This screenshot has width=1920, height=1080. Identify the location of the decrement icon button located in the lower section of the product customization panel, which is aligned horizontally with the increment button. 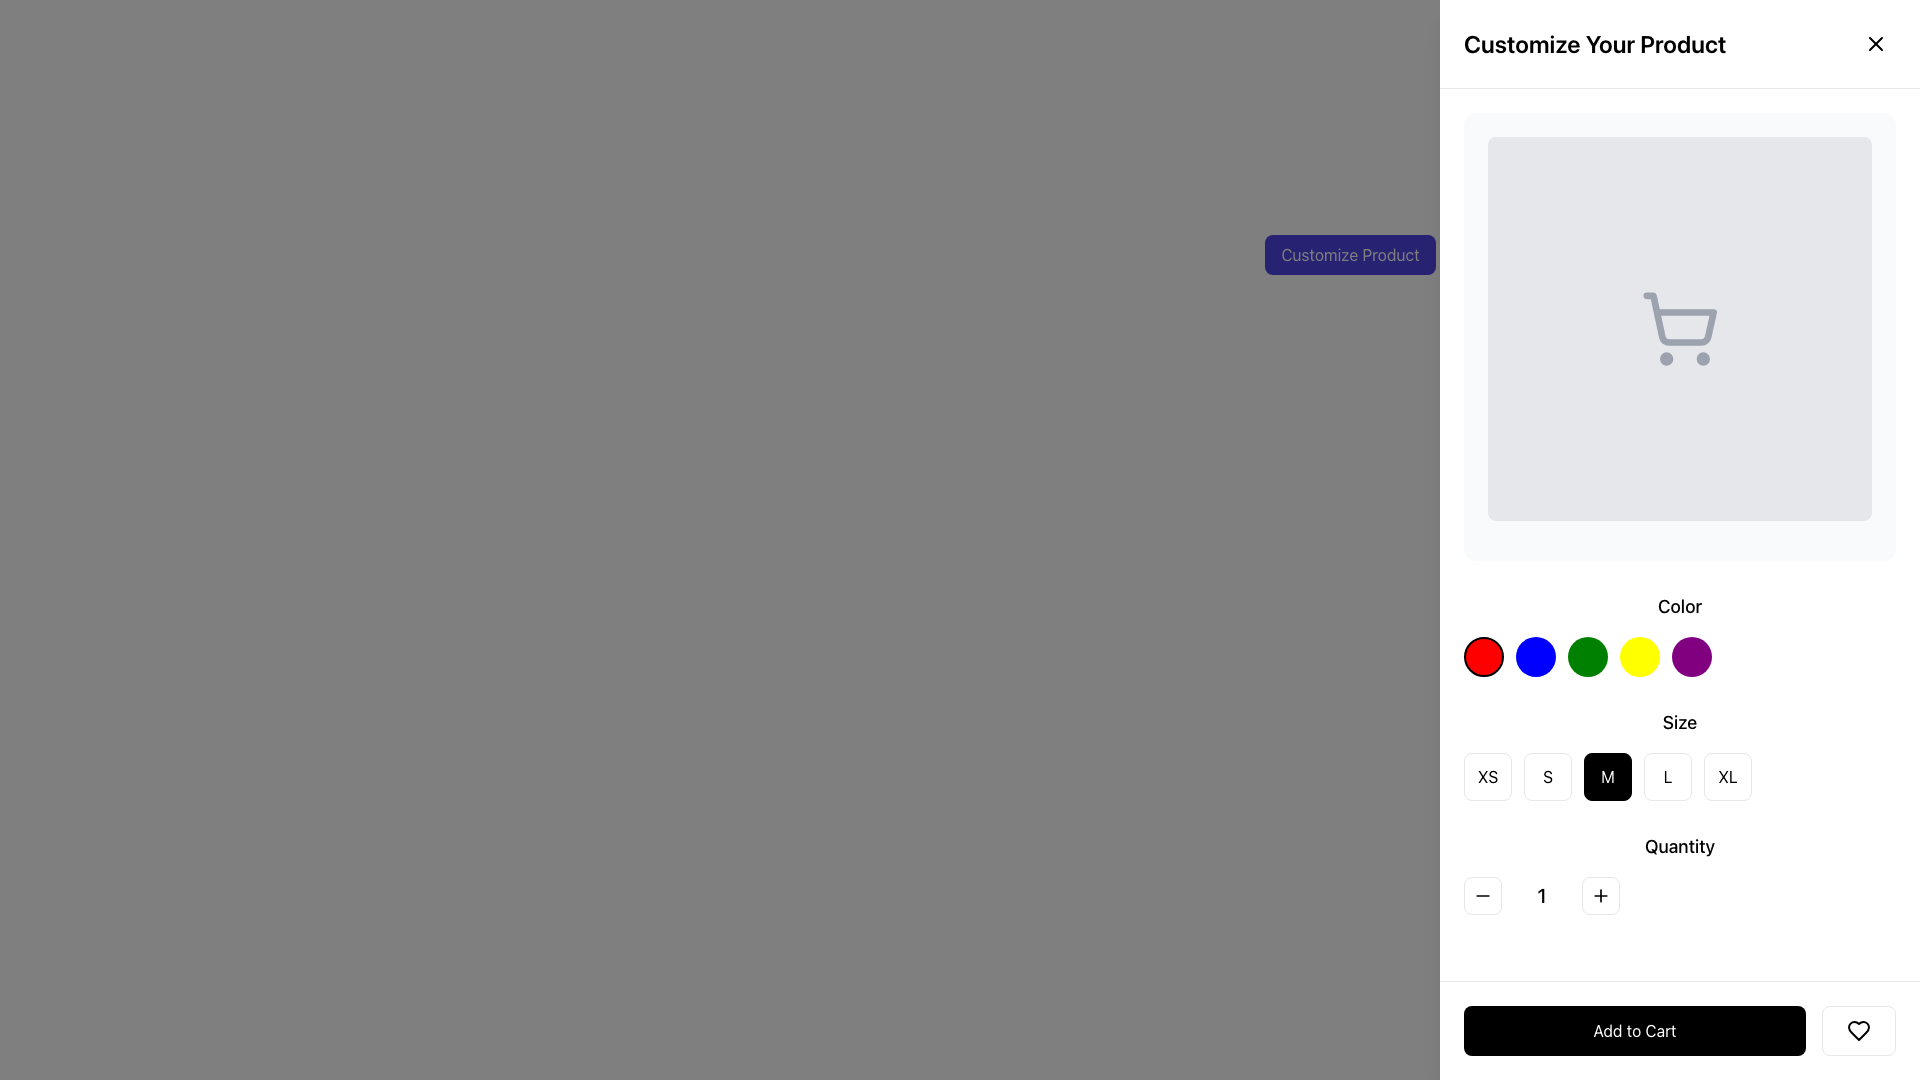
(1483, 894).